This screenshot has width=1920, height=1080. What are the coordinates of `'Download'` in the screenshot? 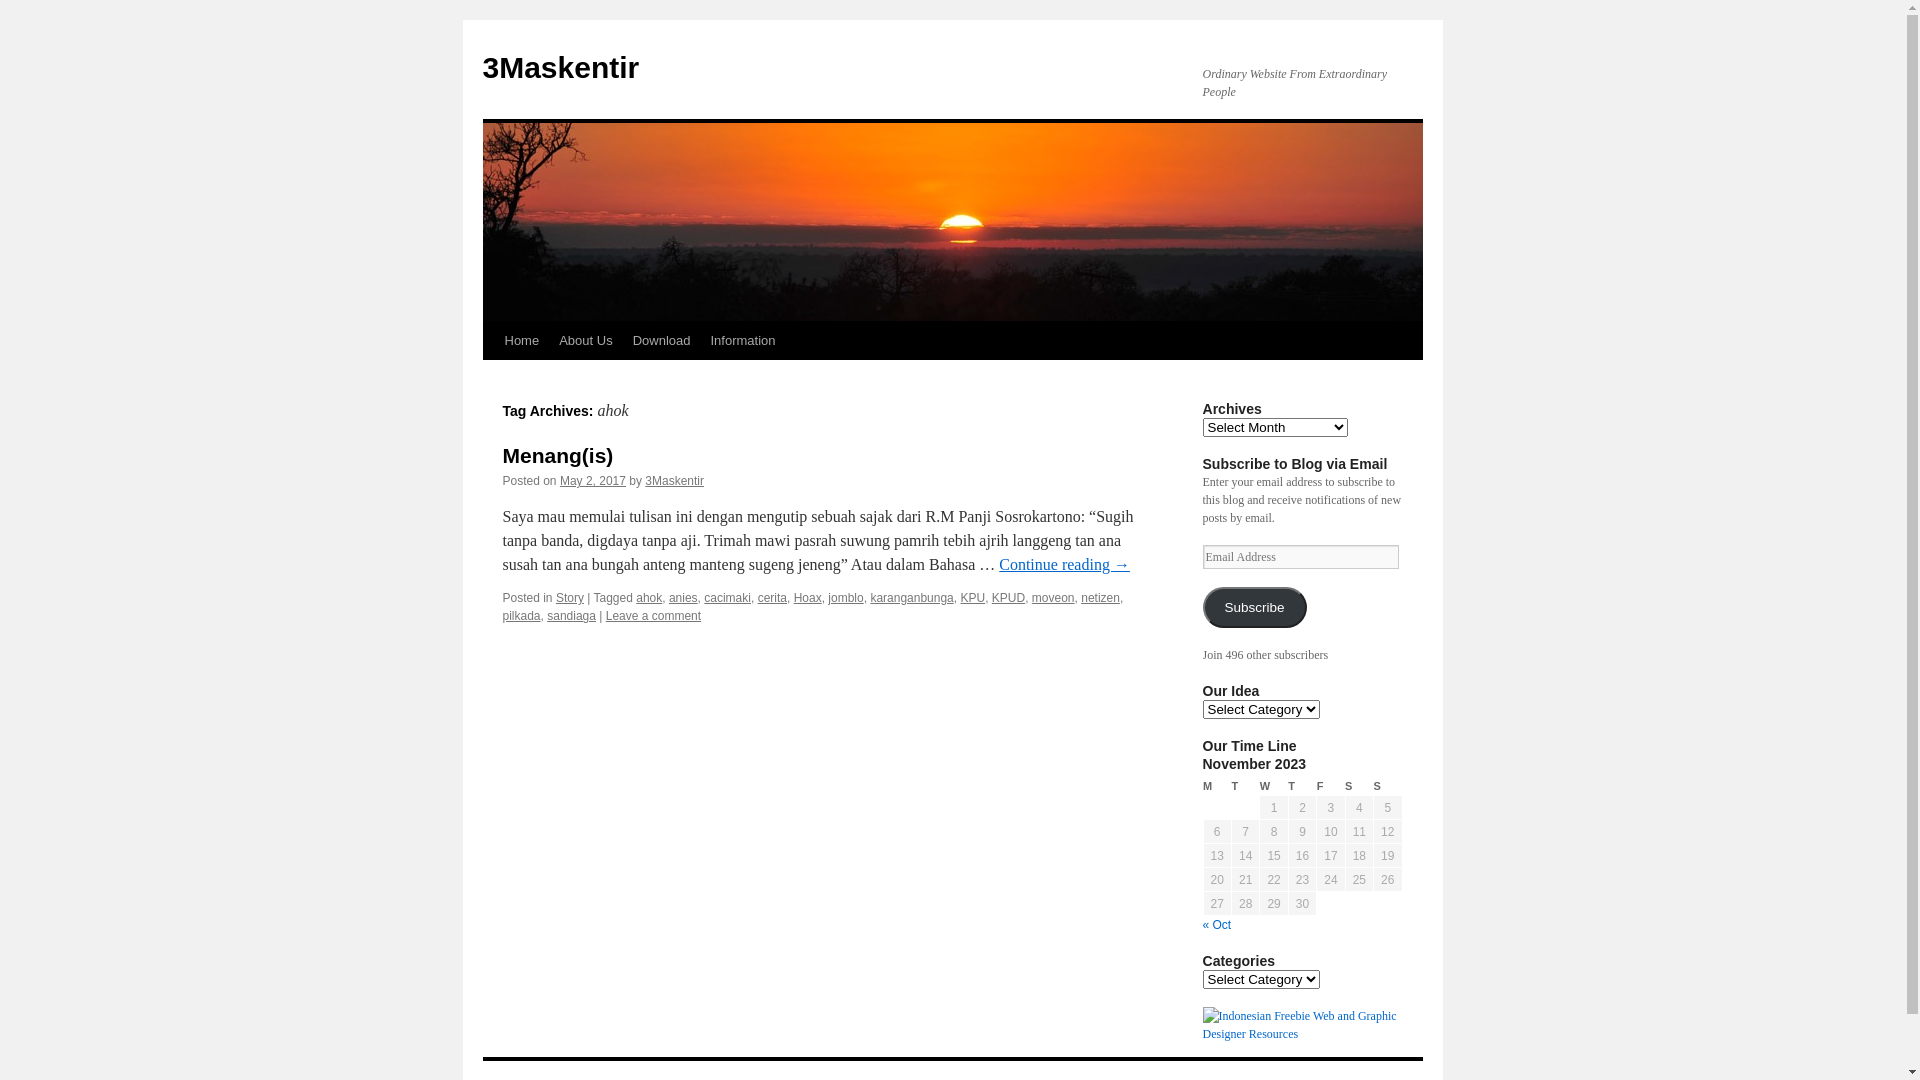 It's located at (662, 339).